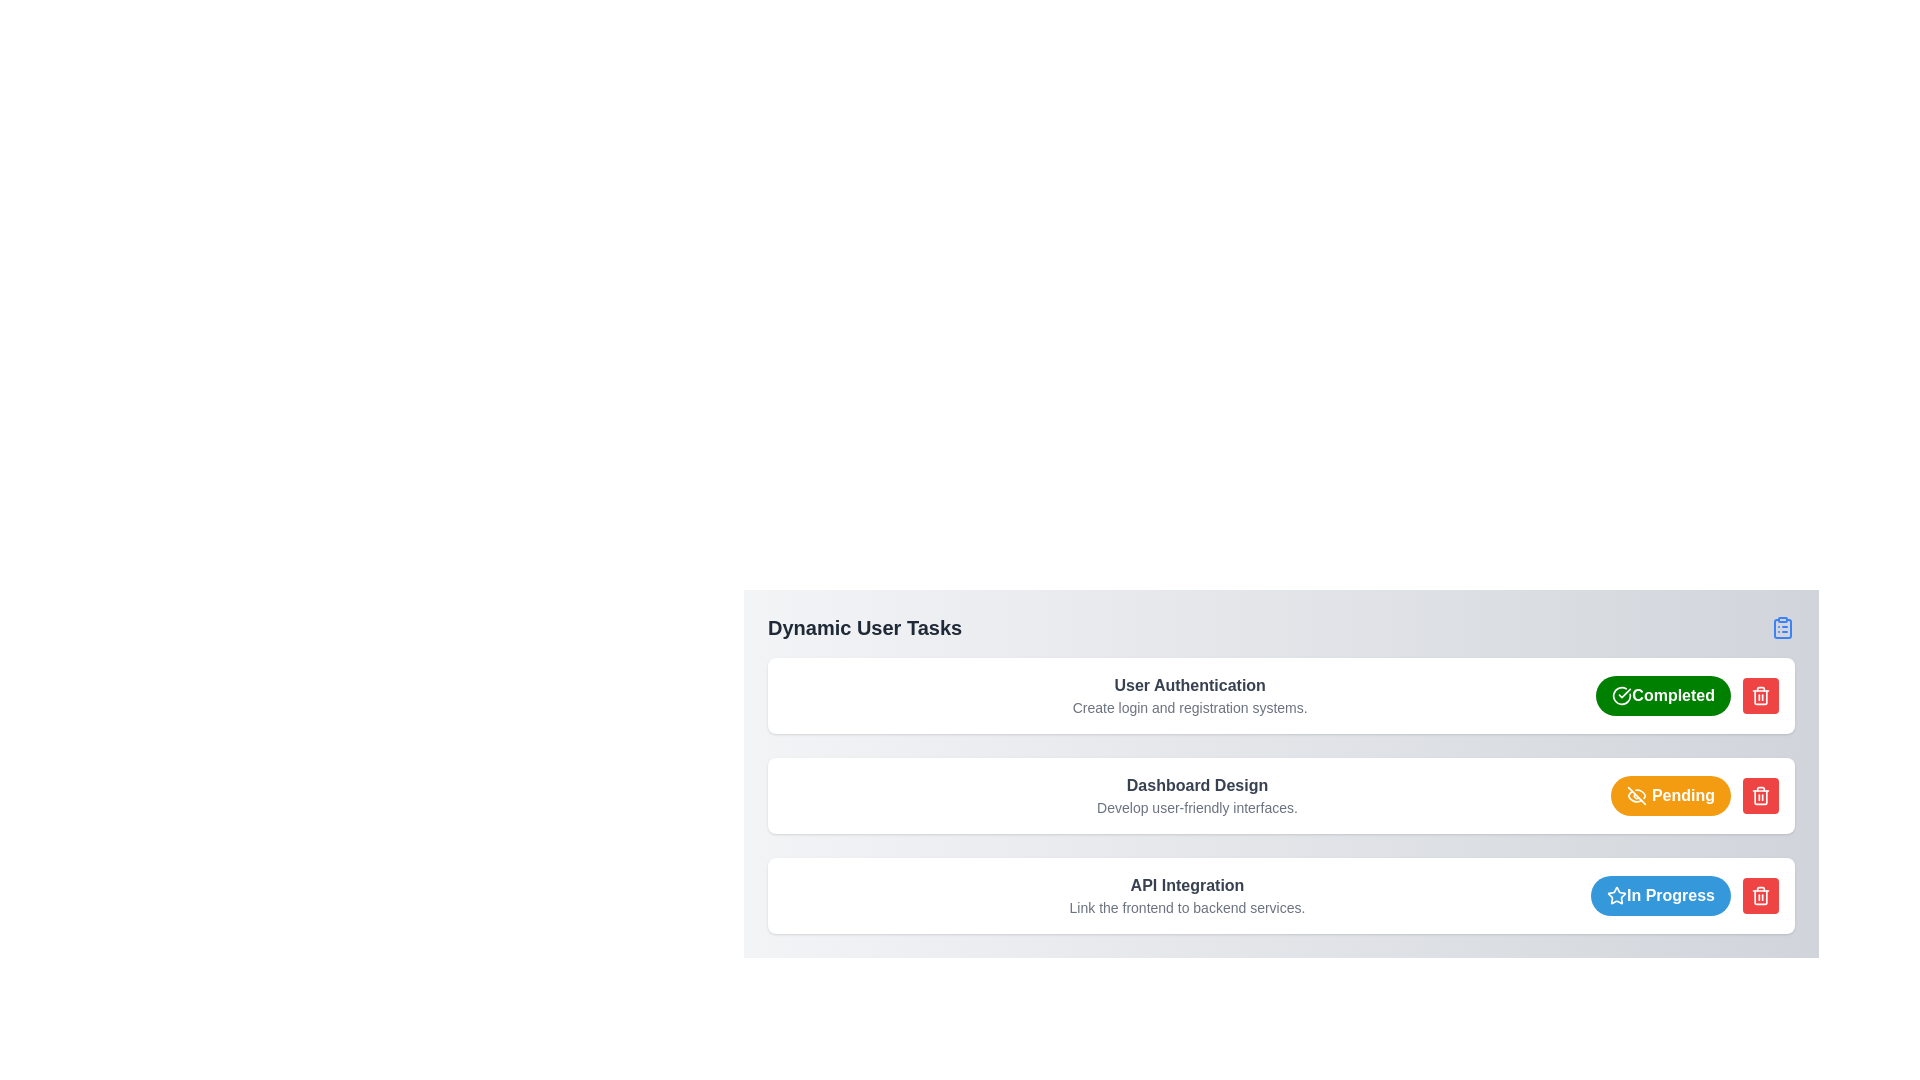  I want to click on the blue clipboard icon with a checklist that is located at the top-right corner of the 'Dynamic User Tasks' section, so click(1782, 627).